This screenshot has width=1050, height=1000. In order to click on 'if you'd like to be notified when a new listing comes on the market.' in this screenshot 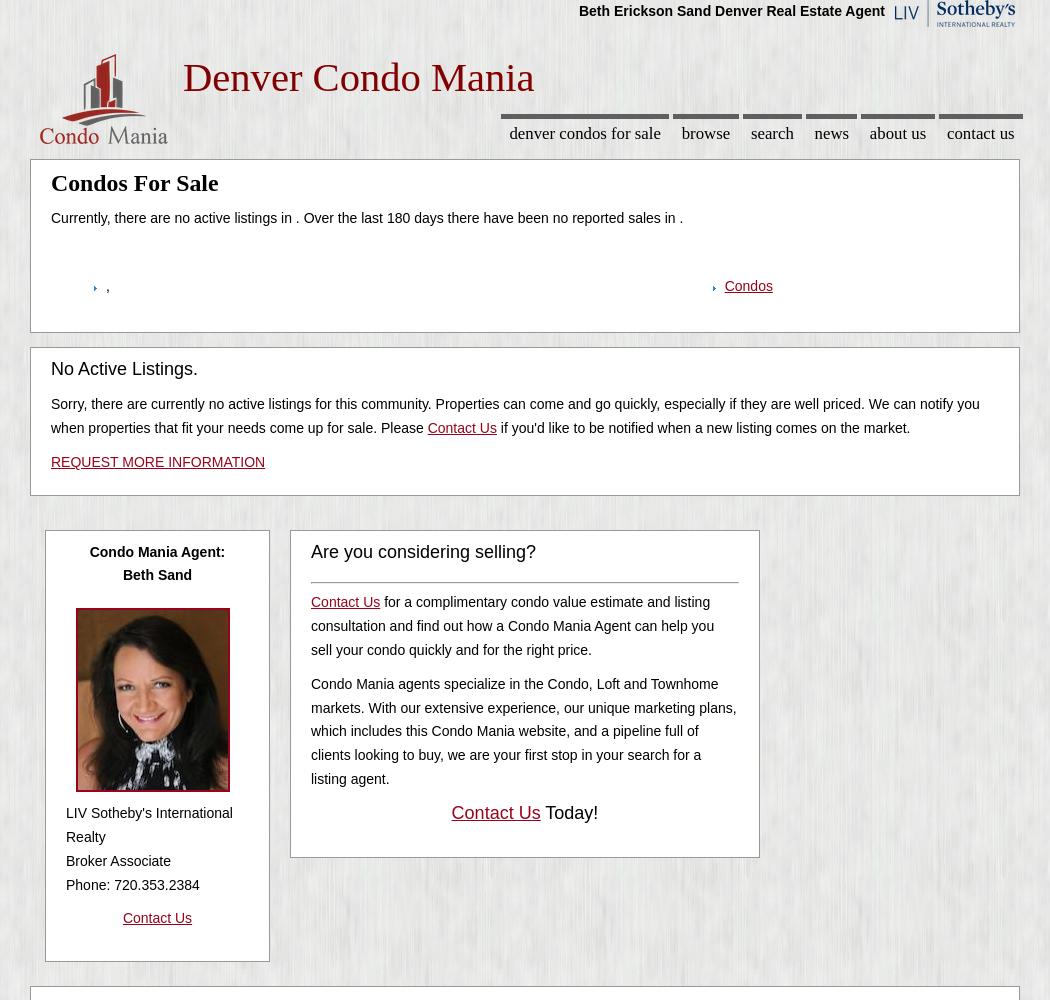, I will do `click(702, 427)`.